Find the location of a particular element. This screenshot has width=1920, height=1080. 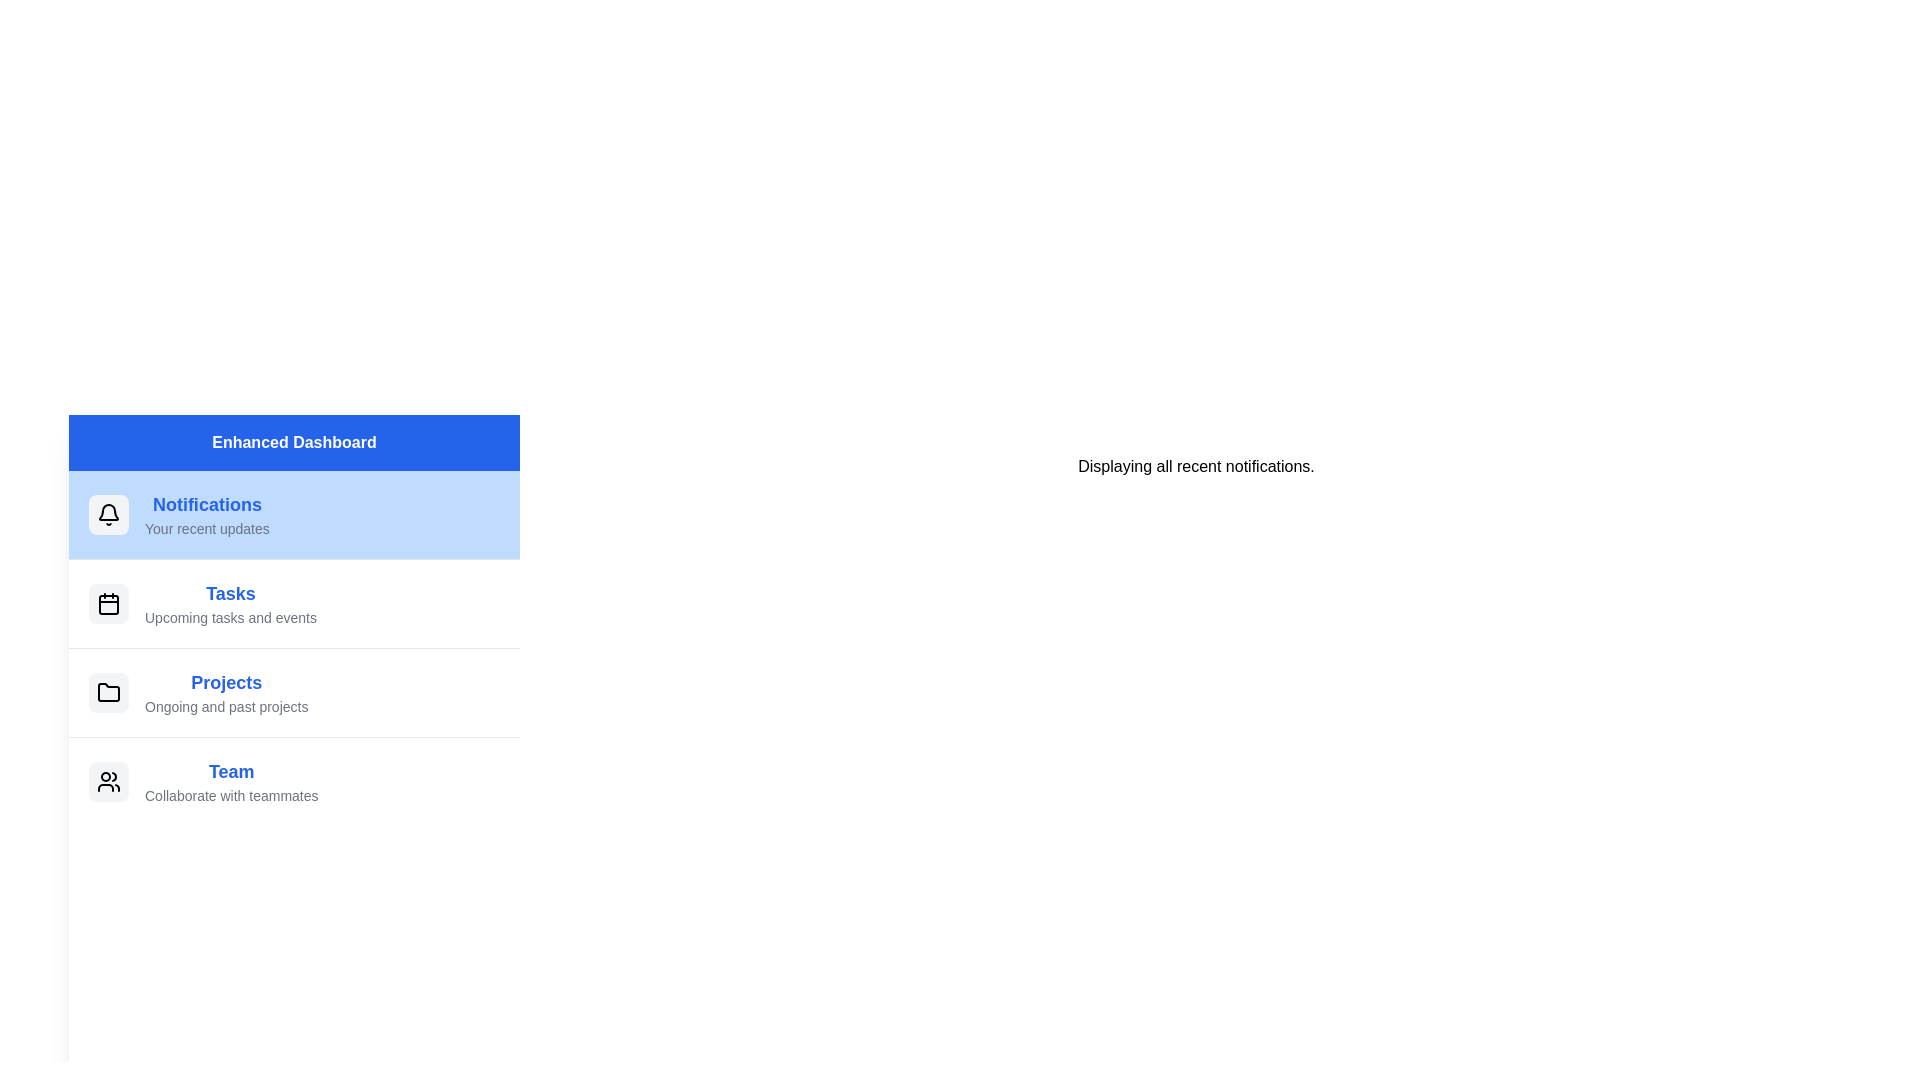

the menu item labeled Team to observe its hover effect is located at coordinates (293, 780).